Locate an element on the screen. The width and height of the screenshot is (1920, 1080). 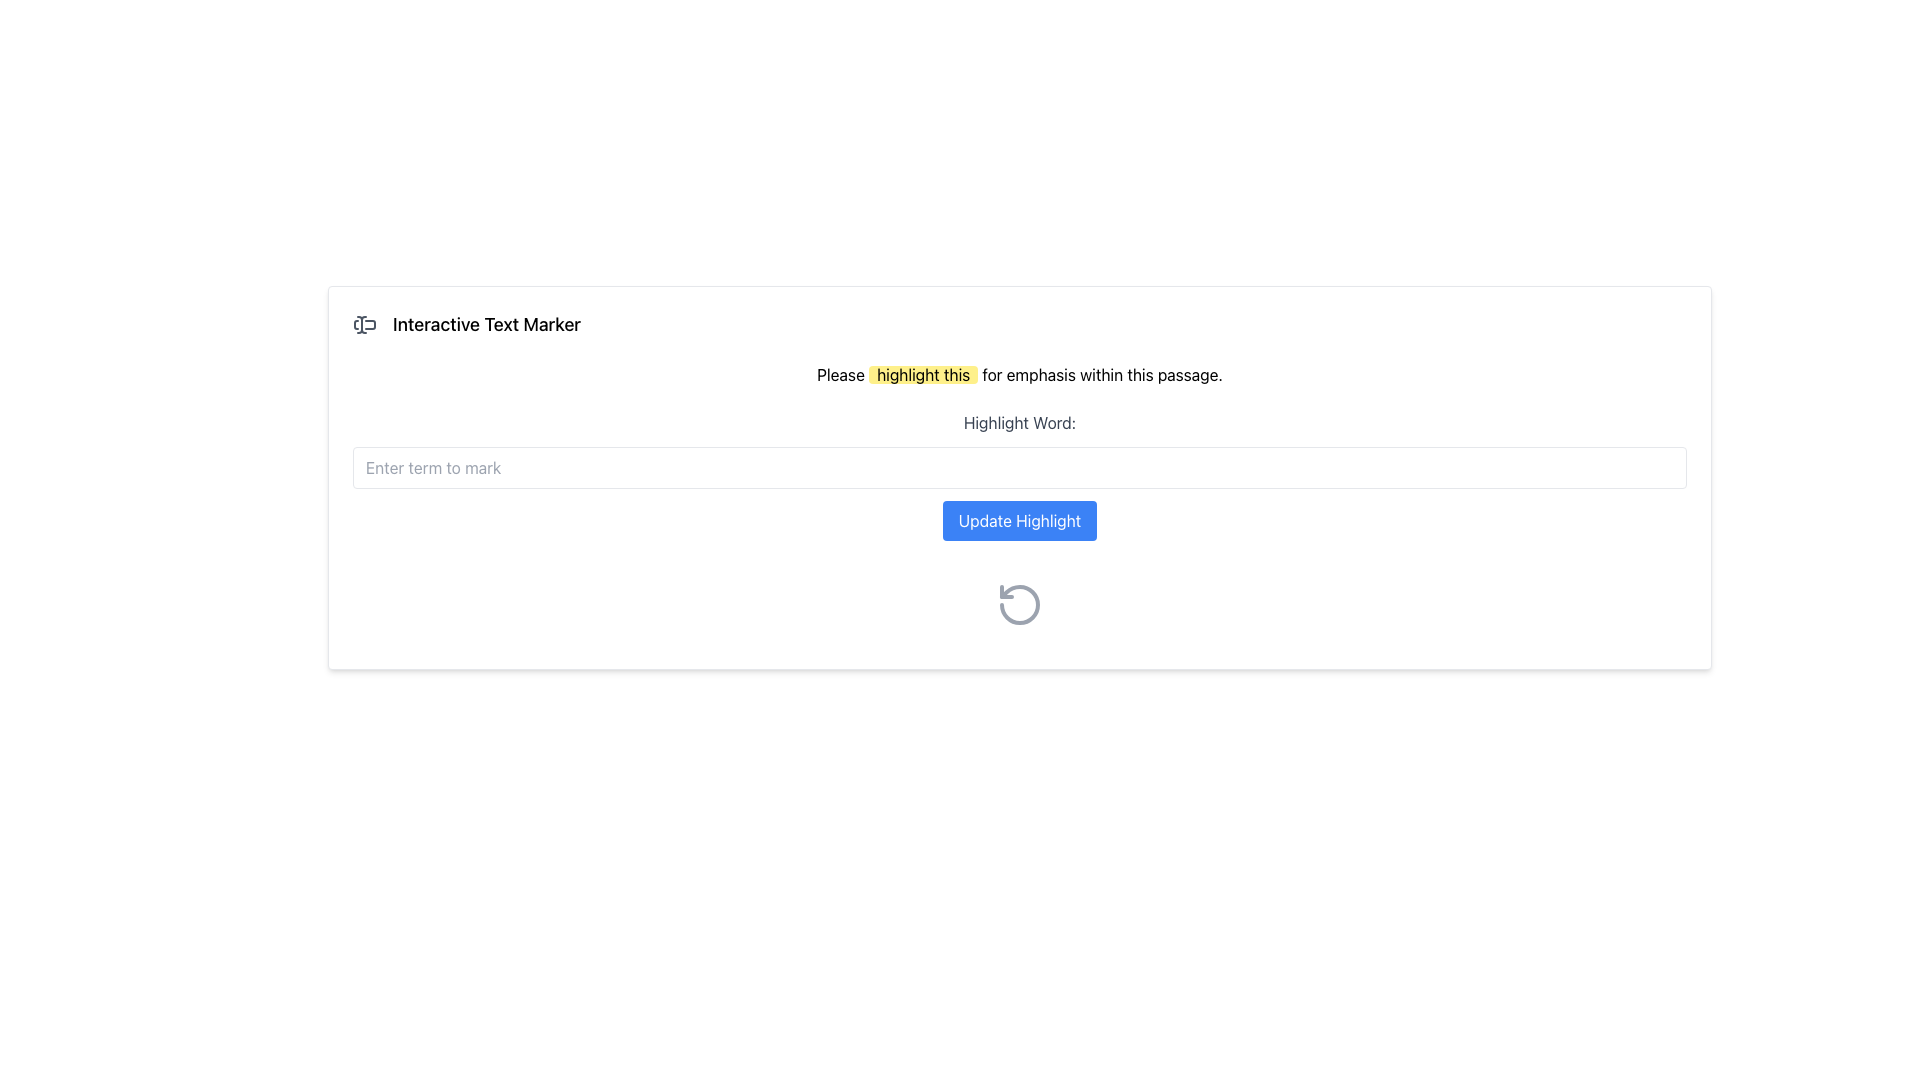
the circular icon with a counter-clockwise arrow symbol, styled in gray tones, located at the bottom of the layout below the blue 'Update Highlight' button is located at coordinates (1019, 604).